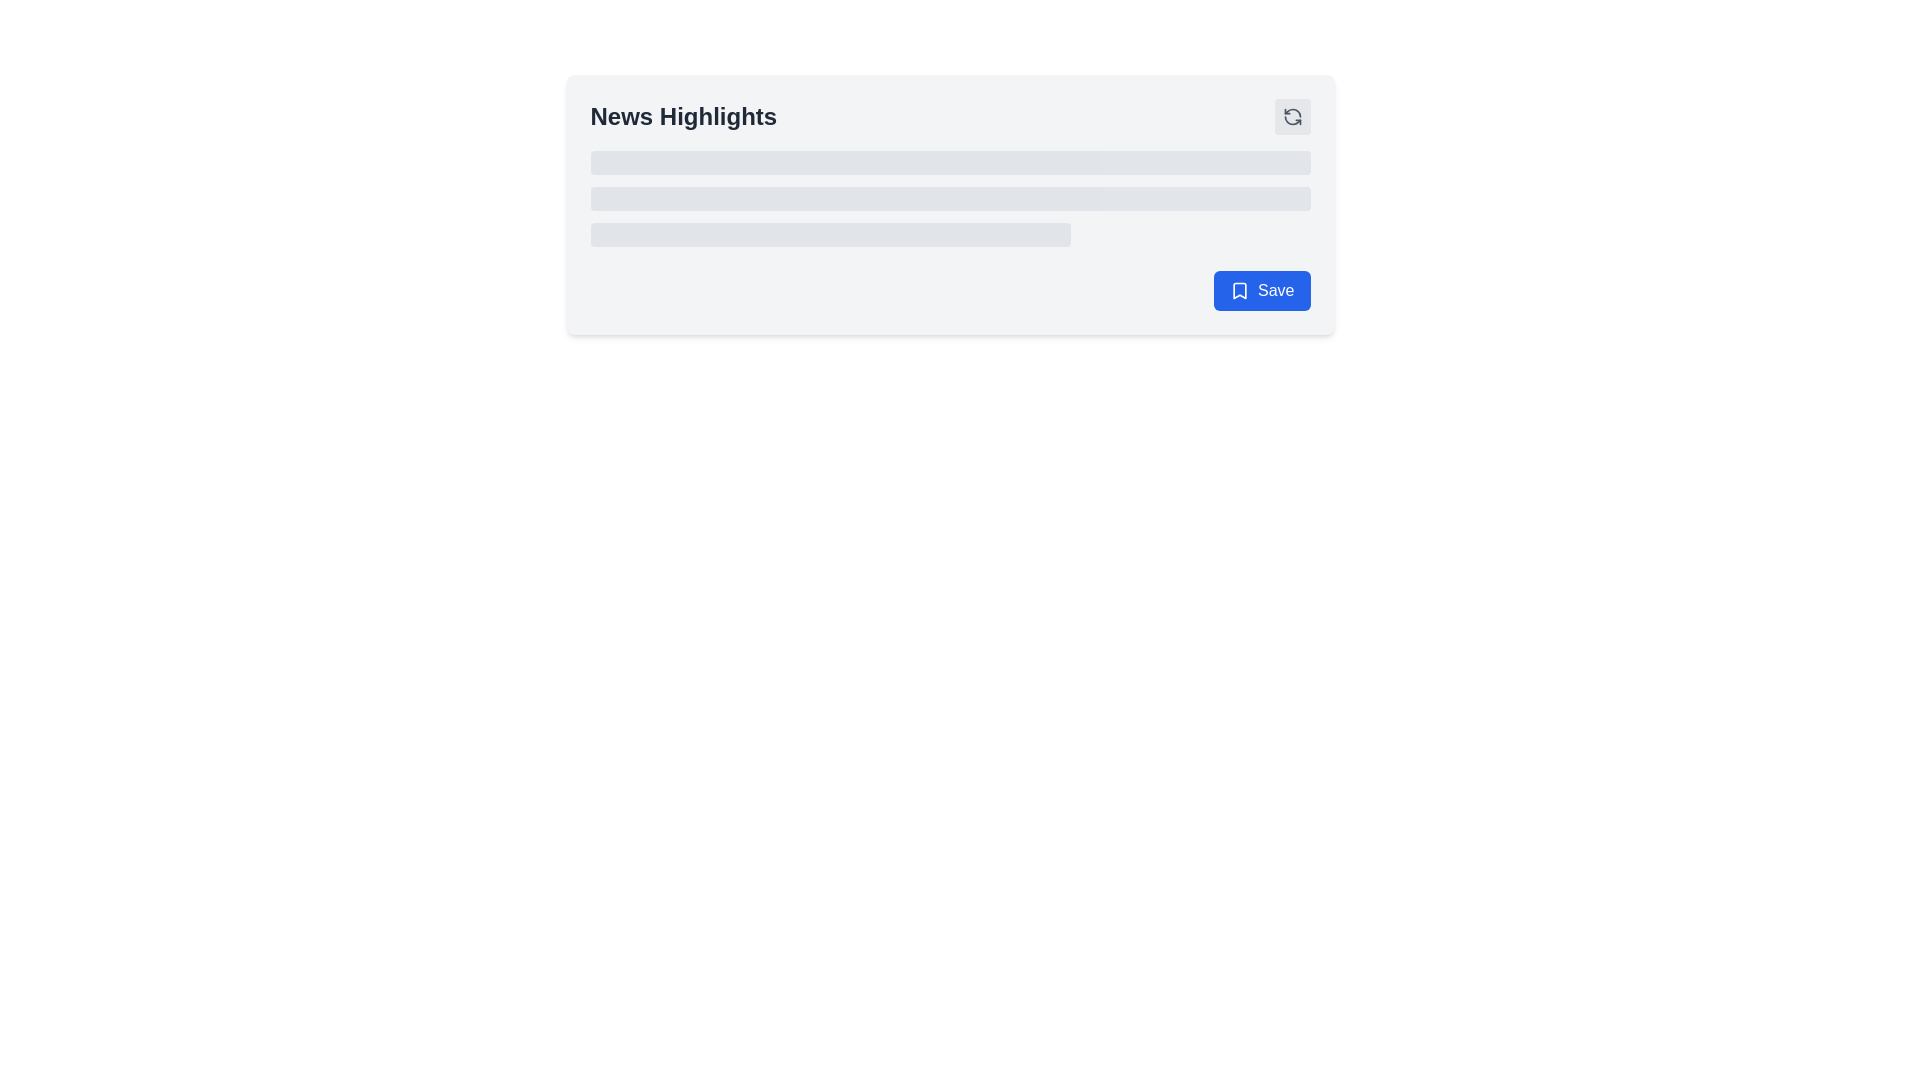 This screenshot has width=1920, height=1080. What do you see at coordinates (949, 199) in the screenshot?
I see `the second decorative loading bar or placeholder within the 'News Highlights' card, which serves as a visual structure for indicating an ongoing loading process` at bounding box center [949, 199].